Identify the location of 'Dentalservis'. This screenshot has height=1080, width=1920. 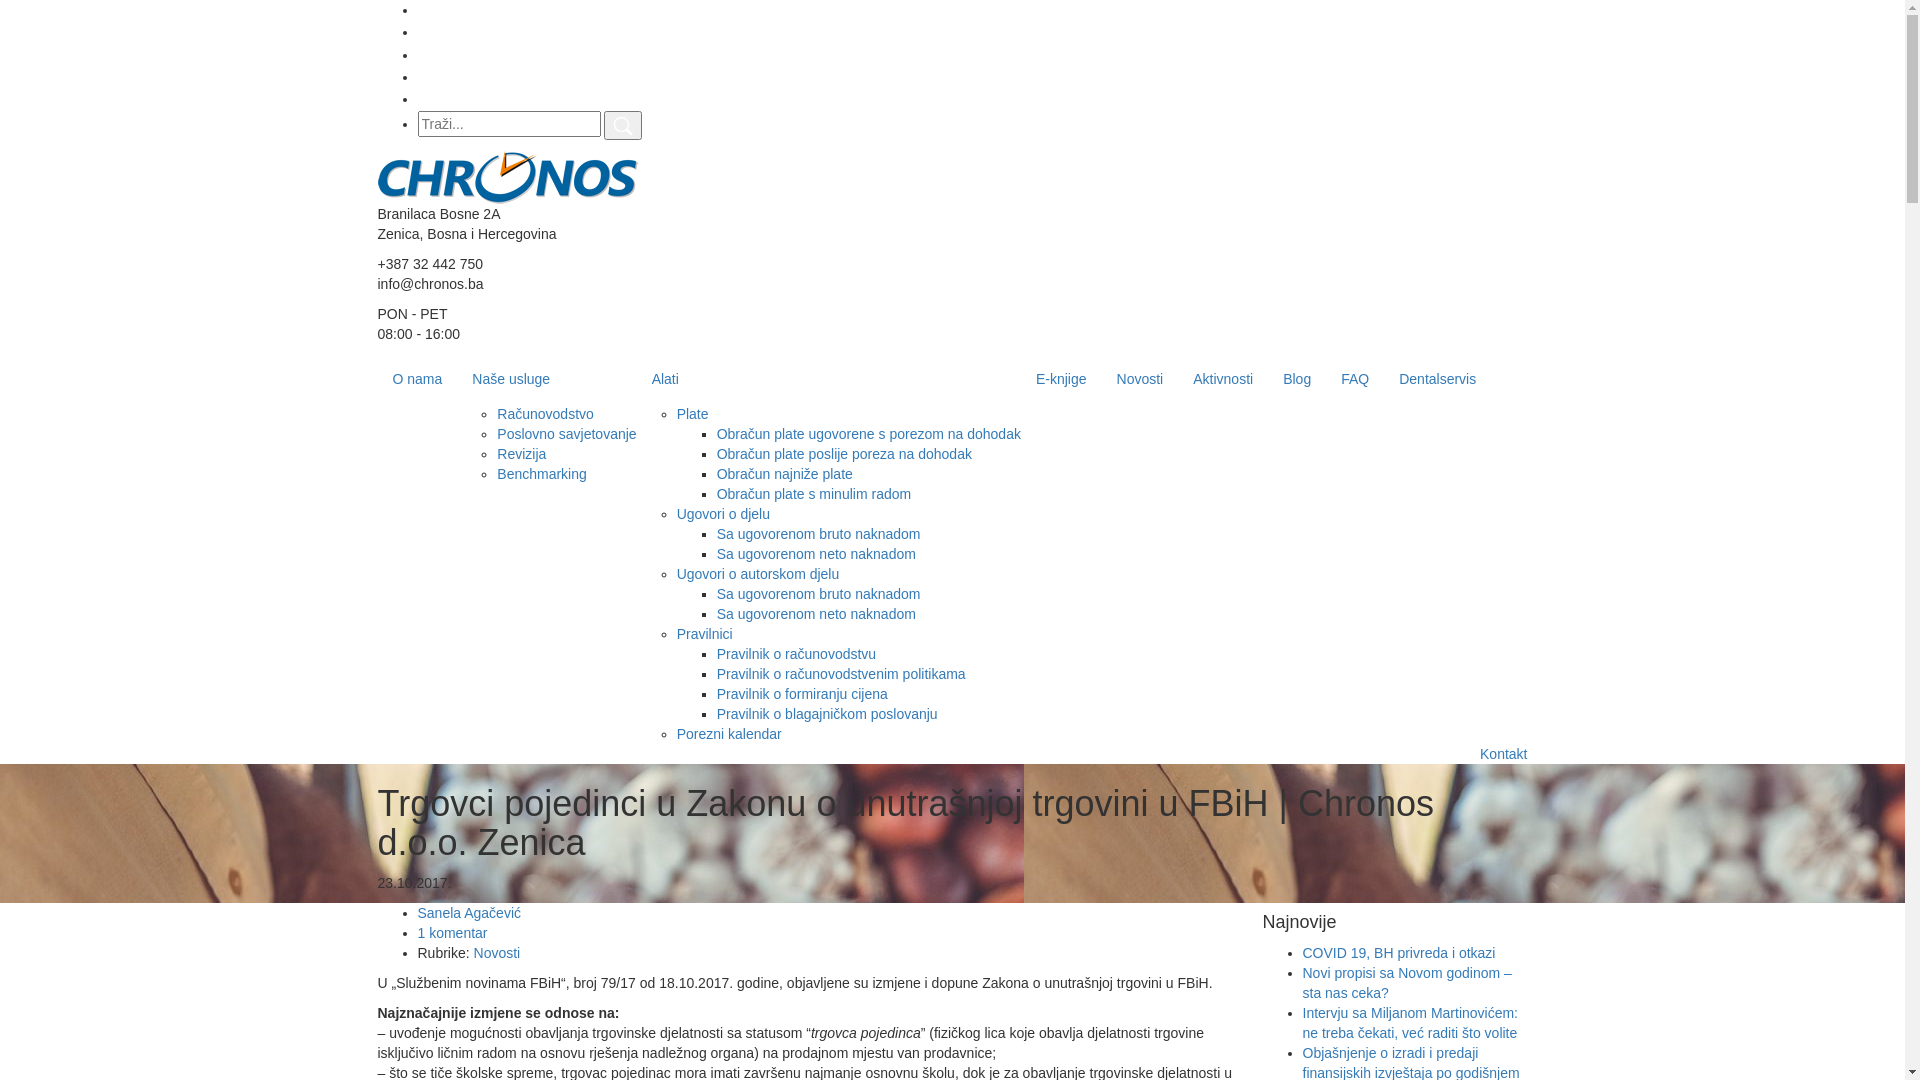
(1436, 378).